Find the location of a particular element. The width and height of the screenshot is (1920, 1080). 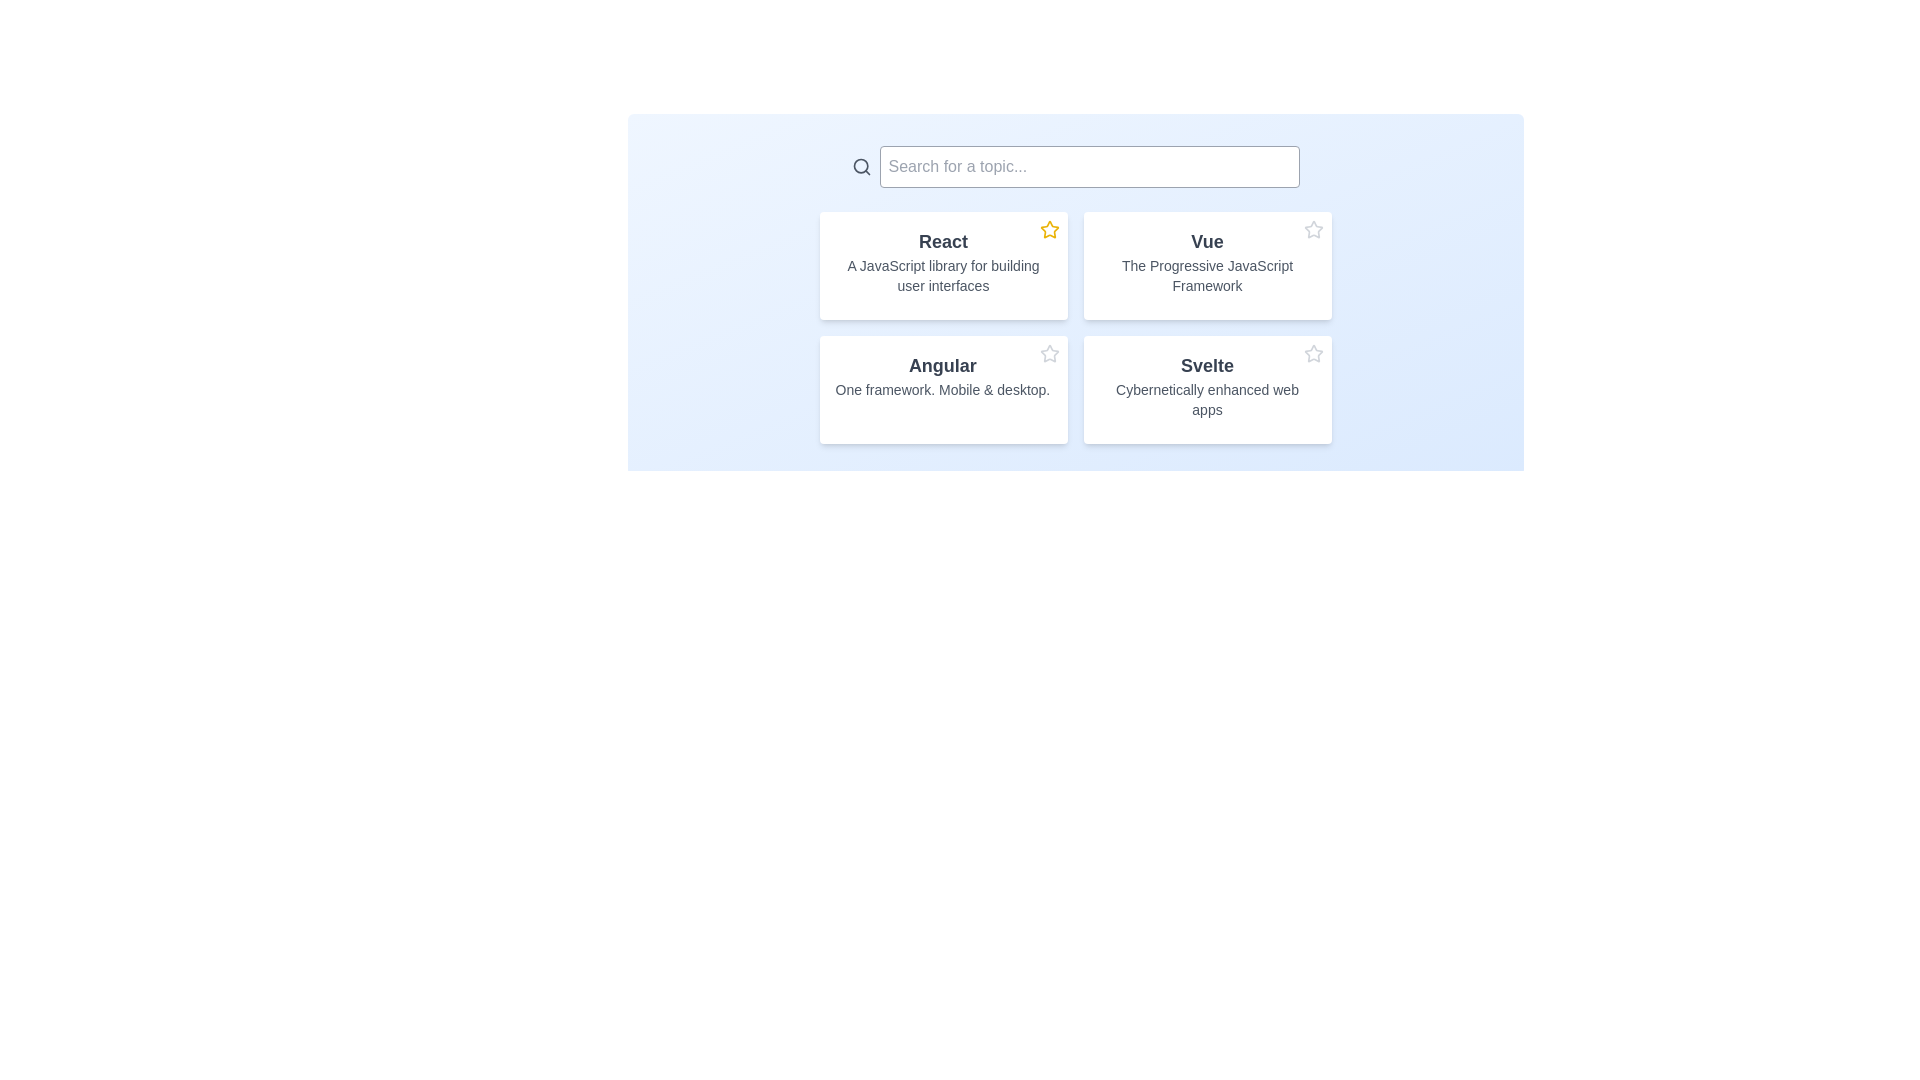

the interactive star icon located in the top-right corner of the 'Svelte' card is located at coordinates (1313, 352).